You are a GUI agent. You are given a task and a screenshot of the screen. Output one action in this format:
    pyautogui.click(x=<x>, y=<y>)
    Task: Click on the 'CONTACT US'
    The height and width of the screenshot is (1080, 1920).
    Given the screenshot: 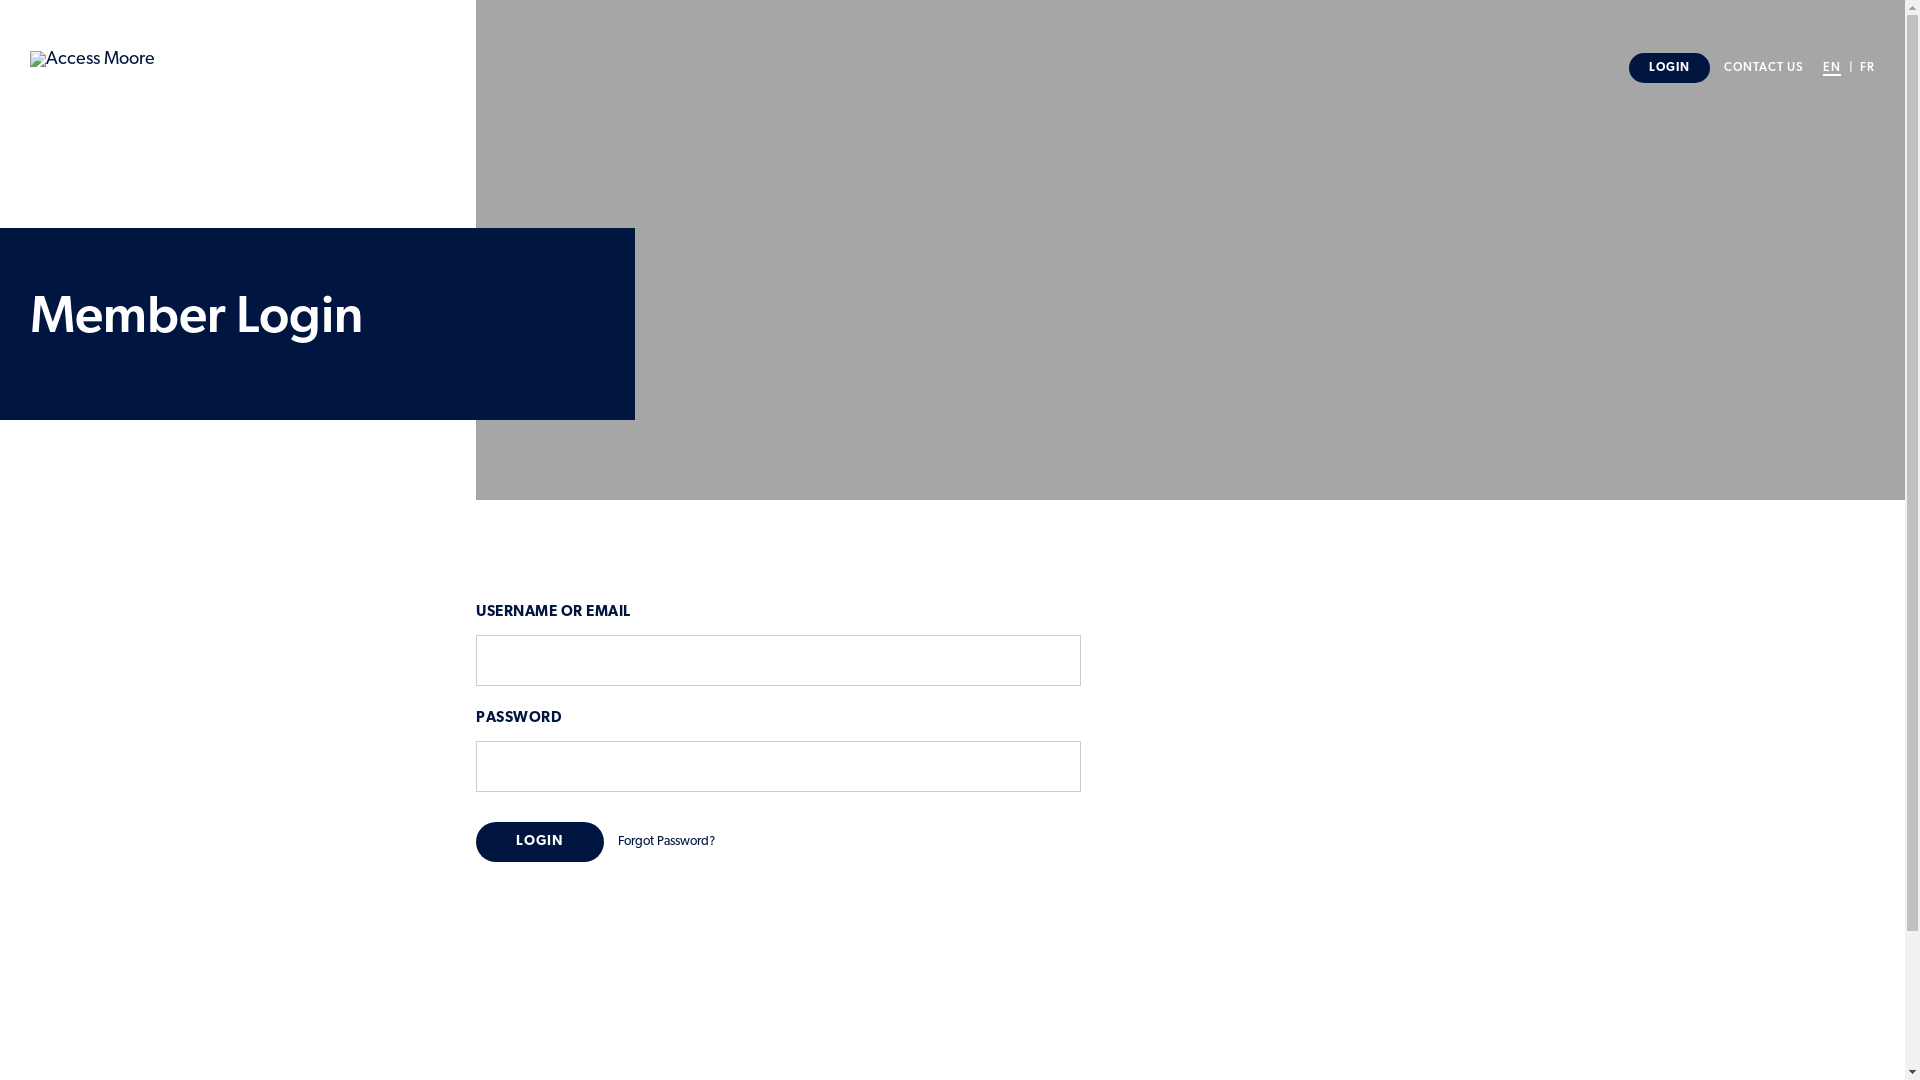 What is the action you would take?
    pyautogui.click(x=1763, y=67)
    